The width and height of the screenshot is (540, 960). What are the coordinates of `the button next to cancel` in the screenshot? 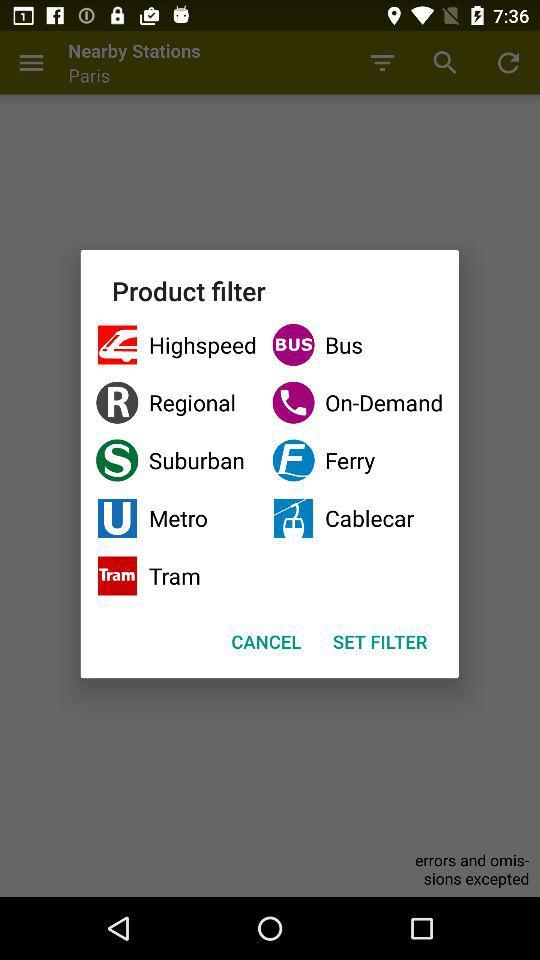 It's located at (380, 640).